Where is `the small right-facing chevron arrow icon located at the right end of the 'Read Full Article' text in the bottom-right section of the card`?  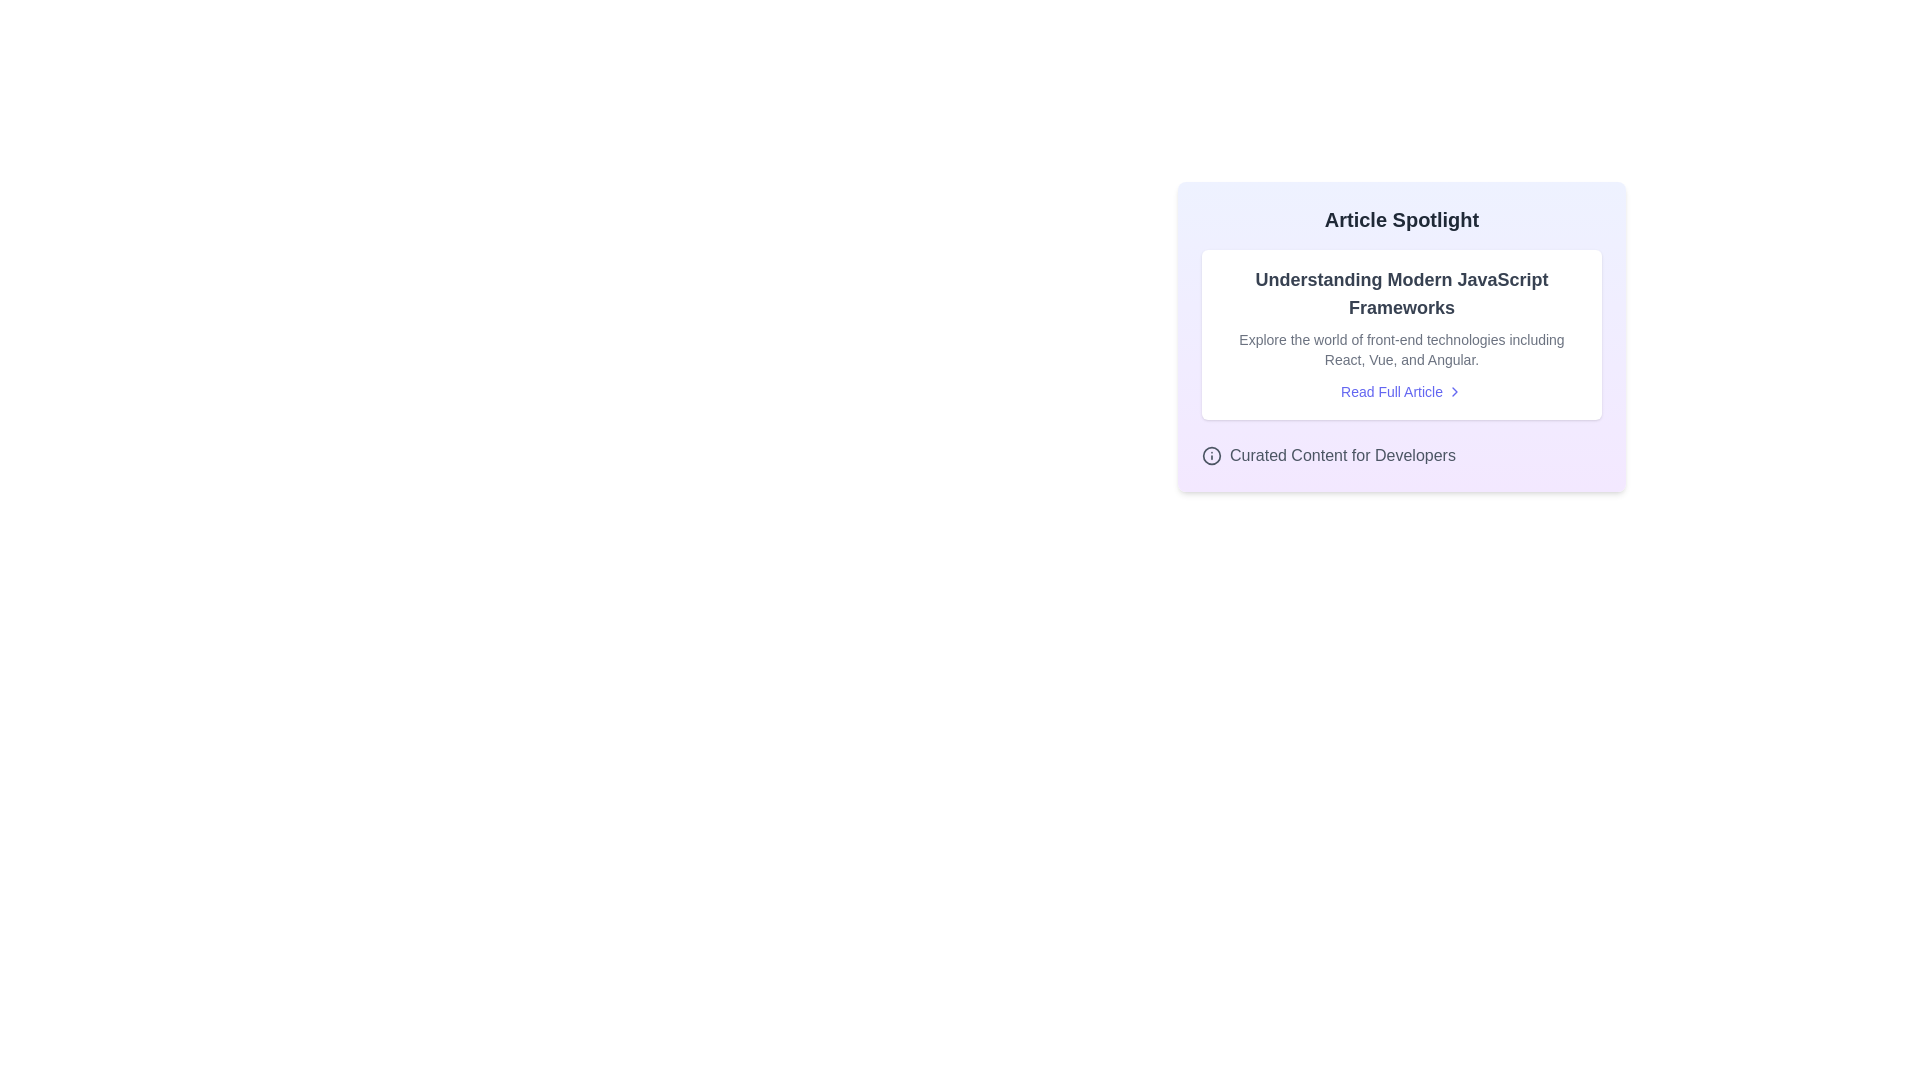
the small right-facing chevron arrow icon located at the right end of the 'Read Full Article' text in the bottom-right section of the card is located at coordinates (1454, 392).